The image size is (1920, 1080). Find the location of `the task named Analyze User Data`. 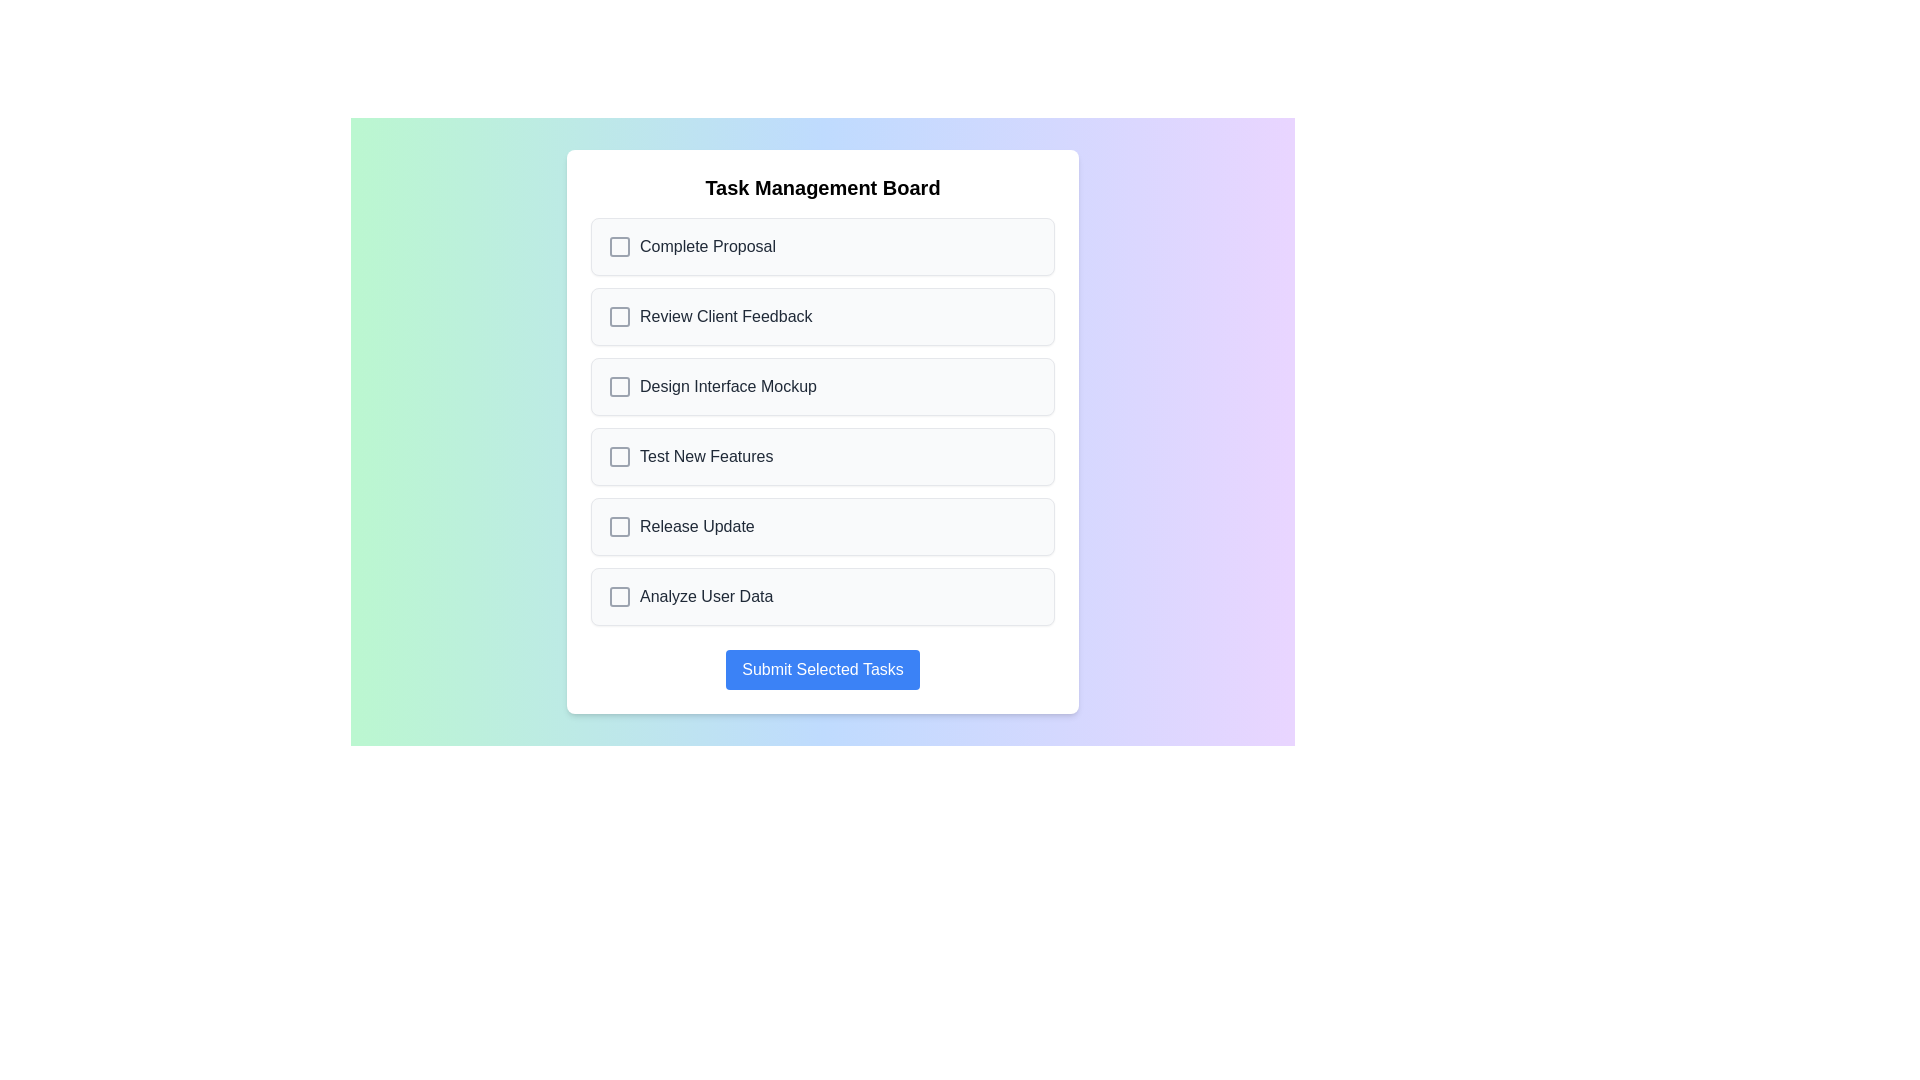

the task named Analyze User Data is located at coordinates (822, 596).